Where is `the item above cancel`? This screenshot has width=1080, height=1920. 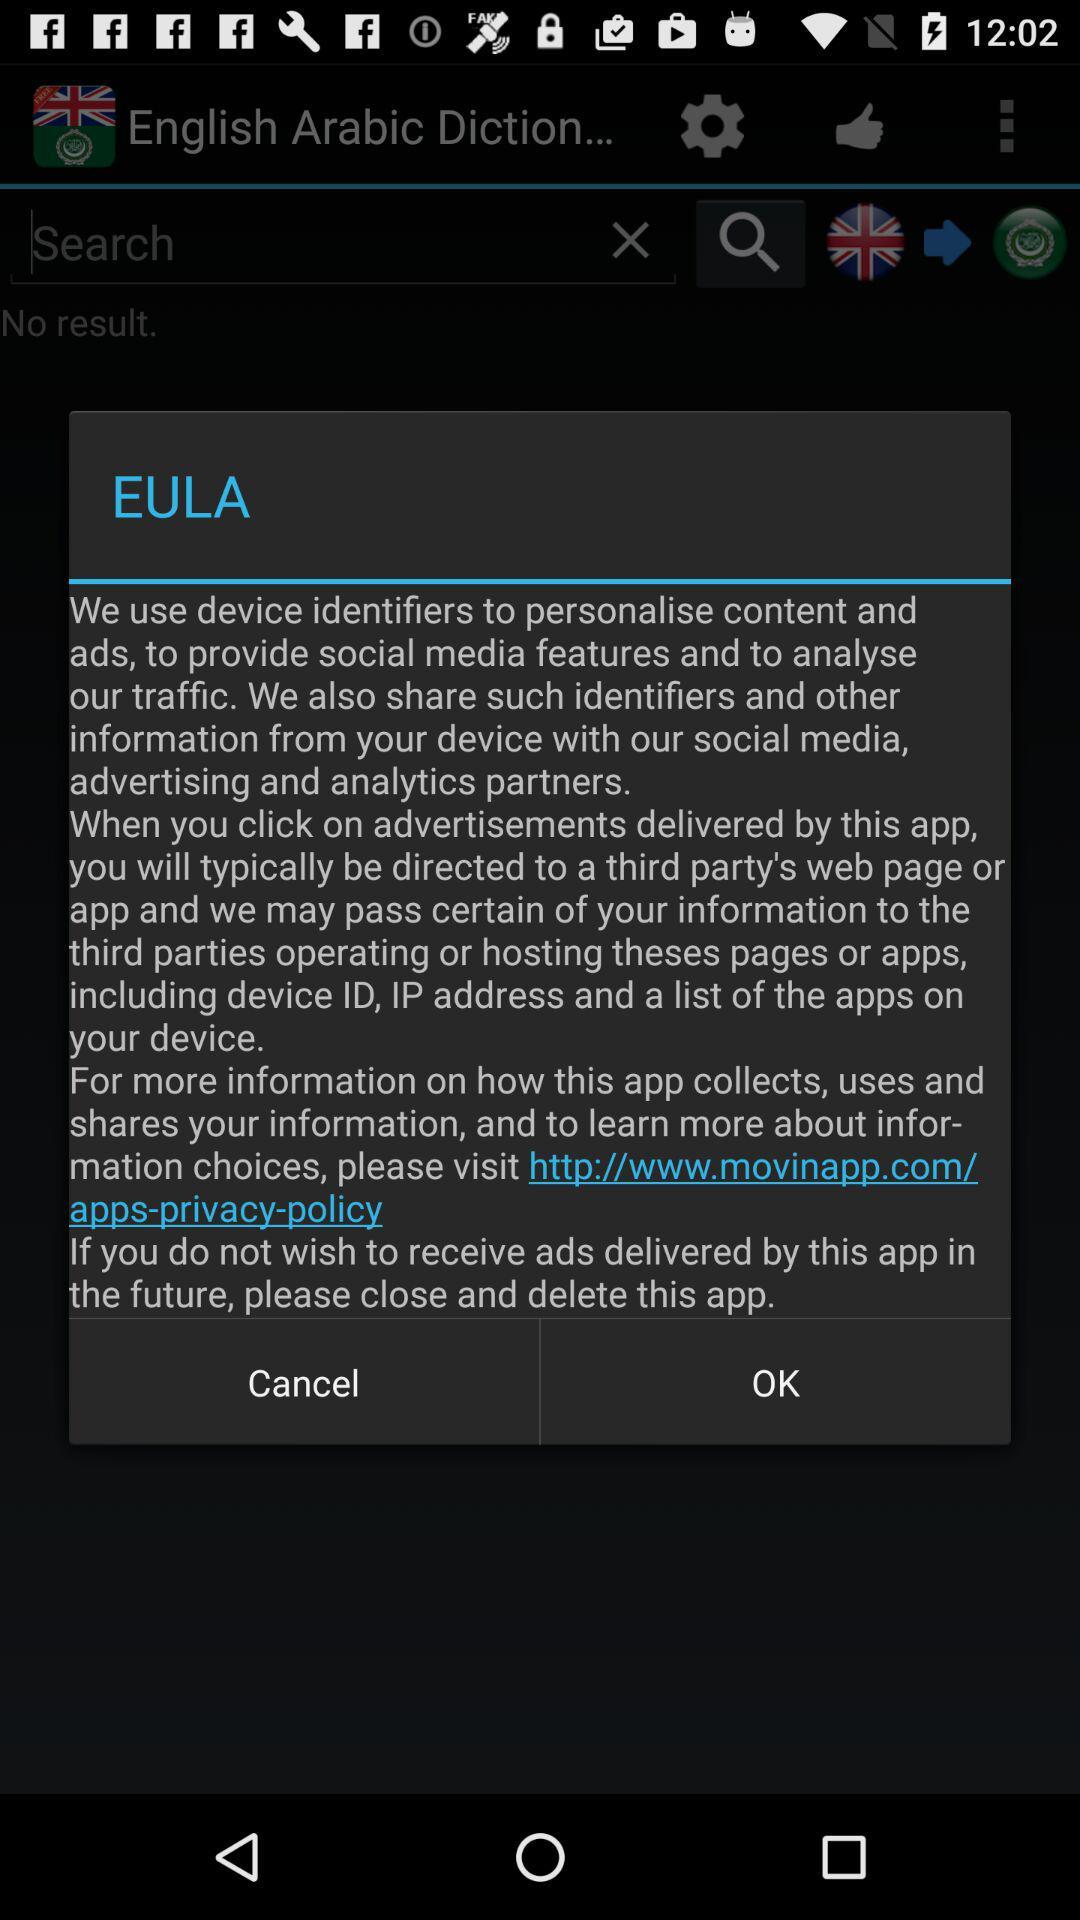 the item above cancel is located at coordinates (540, 949).